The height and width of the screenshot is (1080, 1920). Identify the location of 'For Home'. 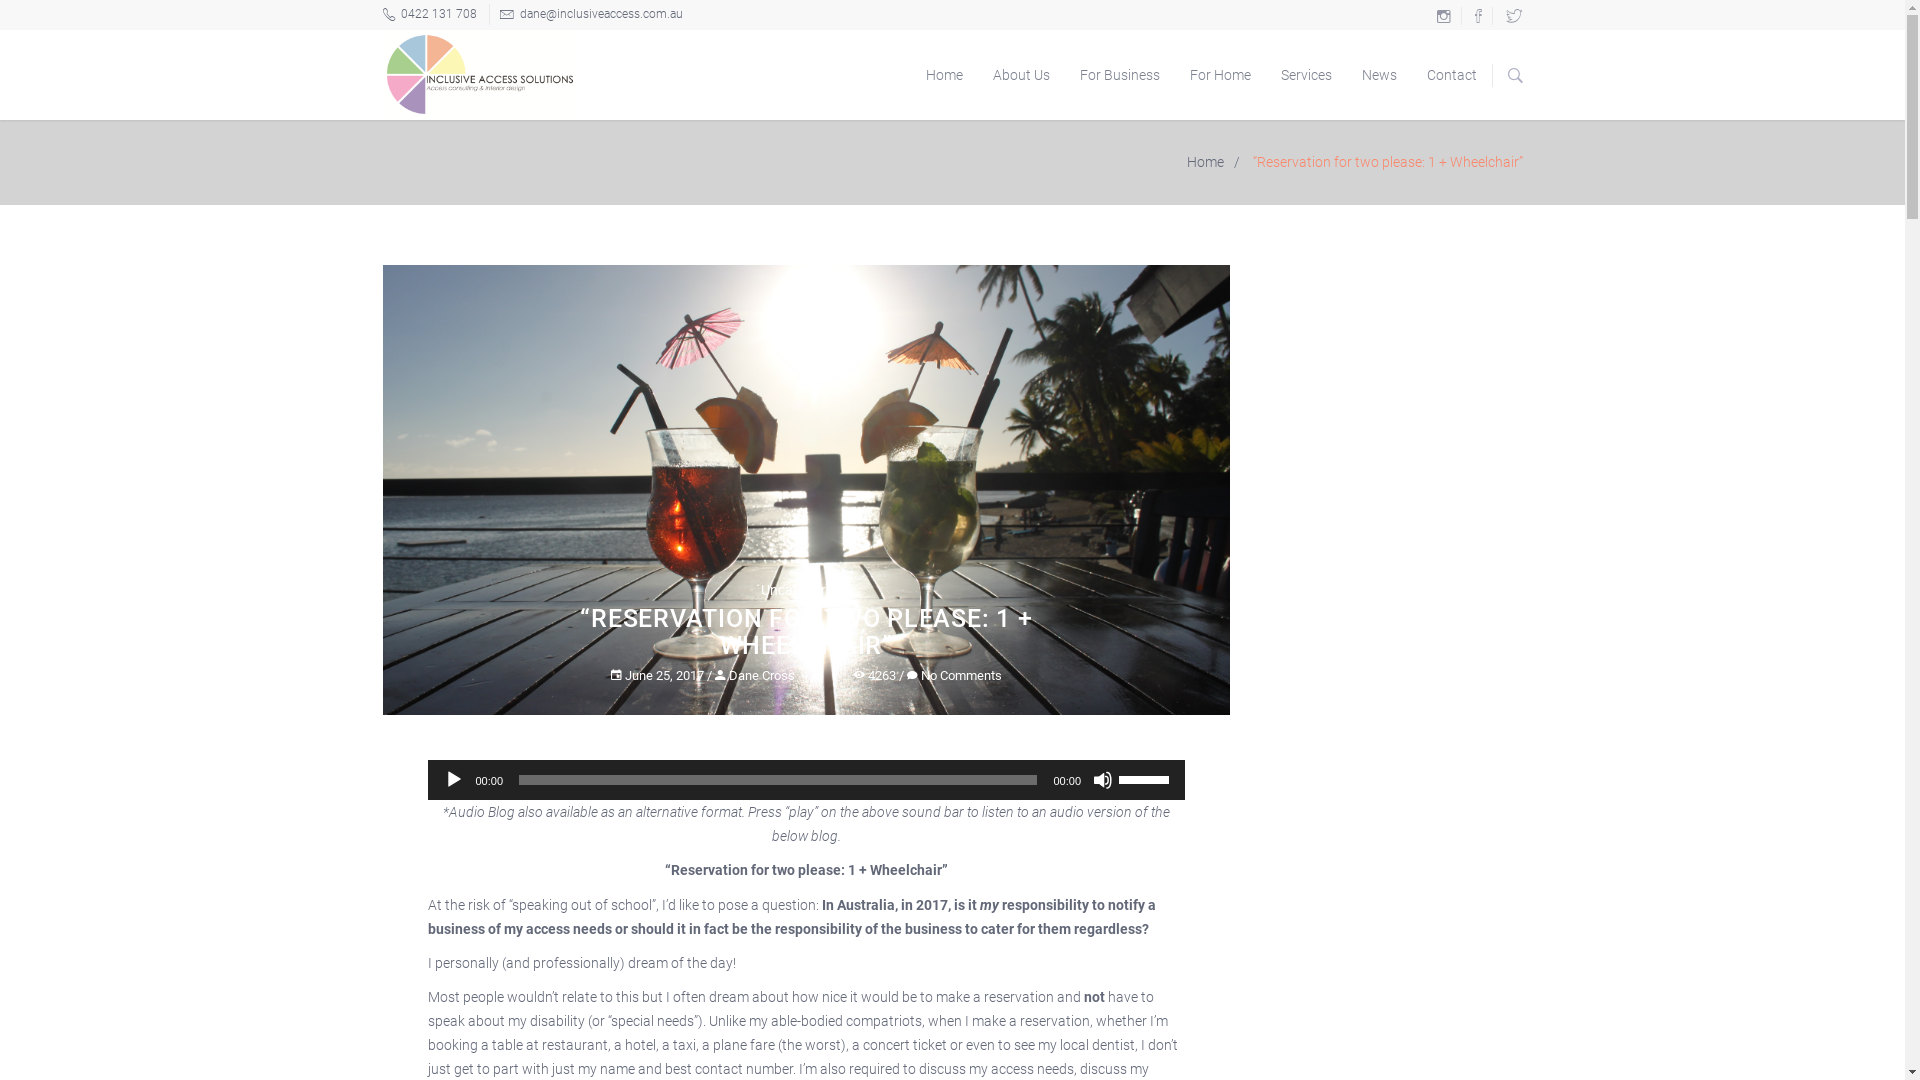
(1218, 73).